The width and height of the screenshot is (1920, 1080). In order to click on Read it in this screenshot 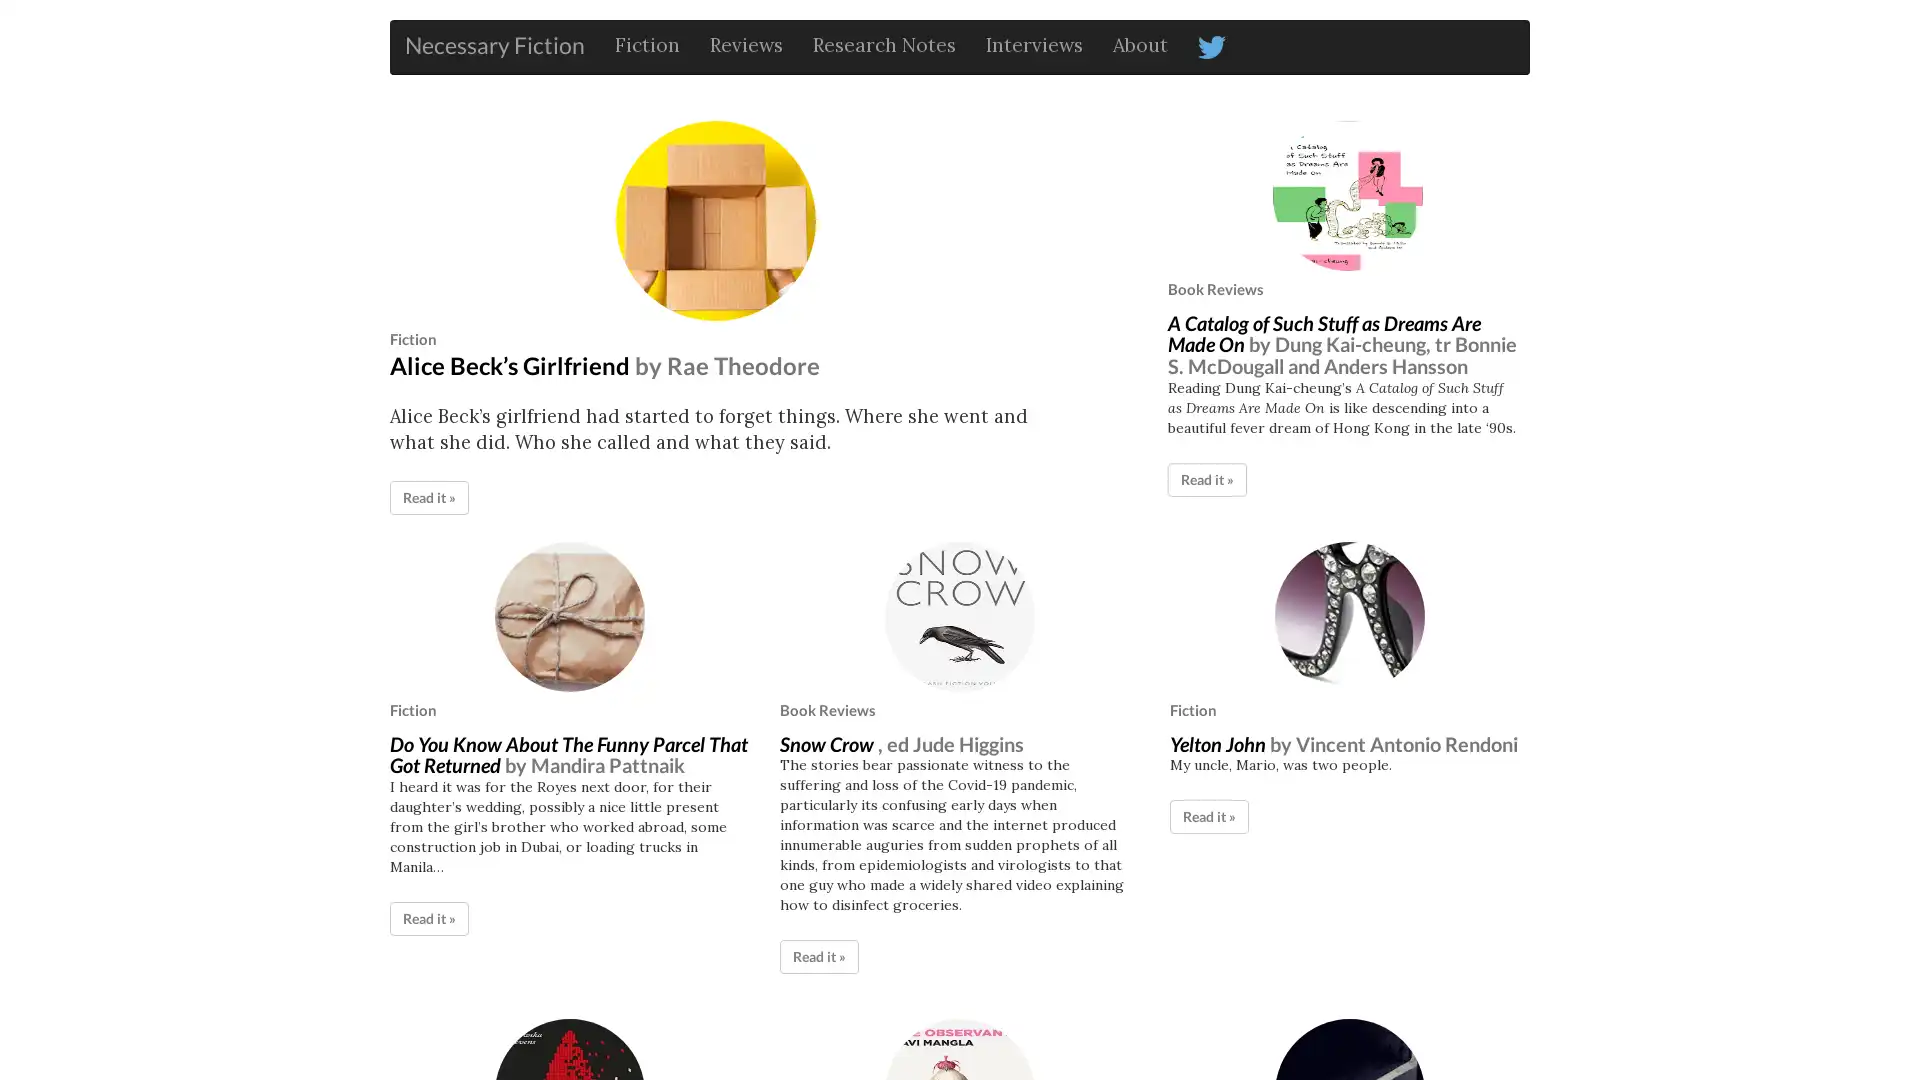, I will do `click(819, 955)`.